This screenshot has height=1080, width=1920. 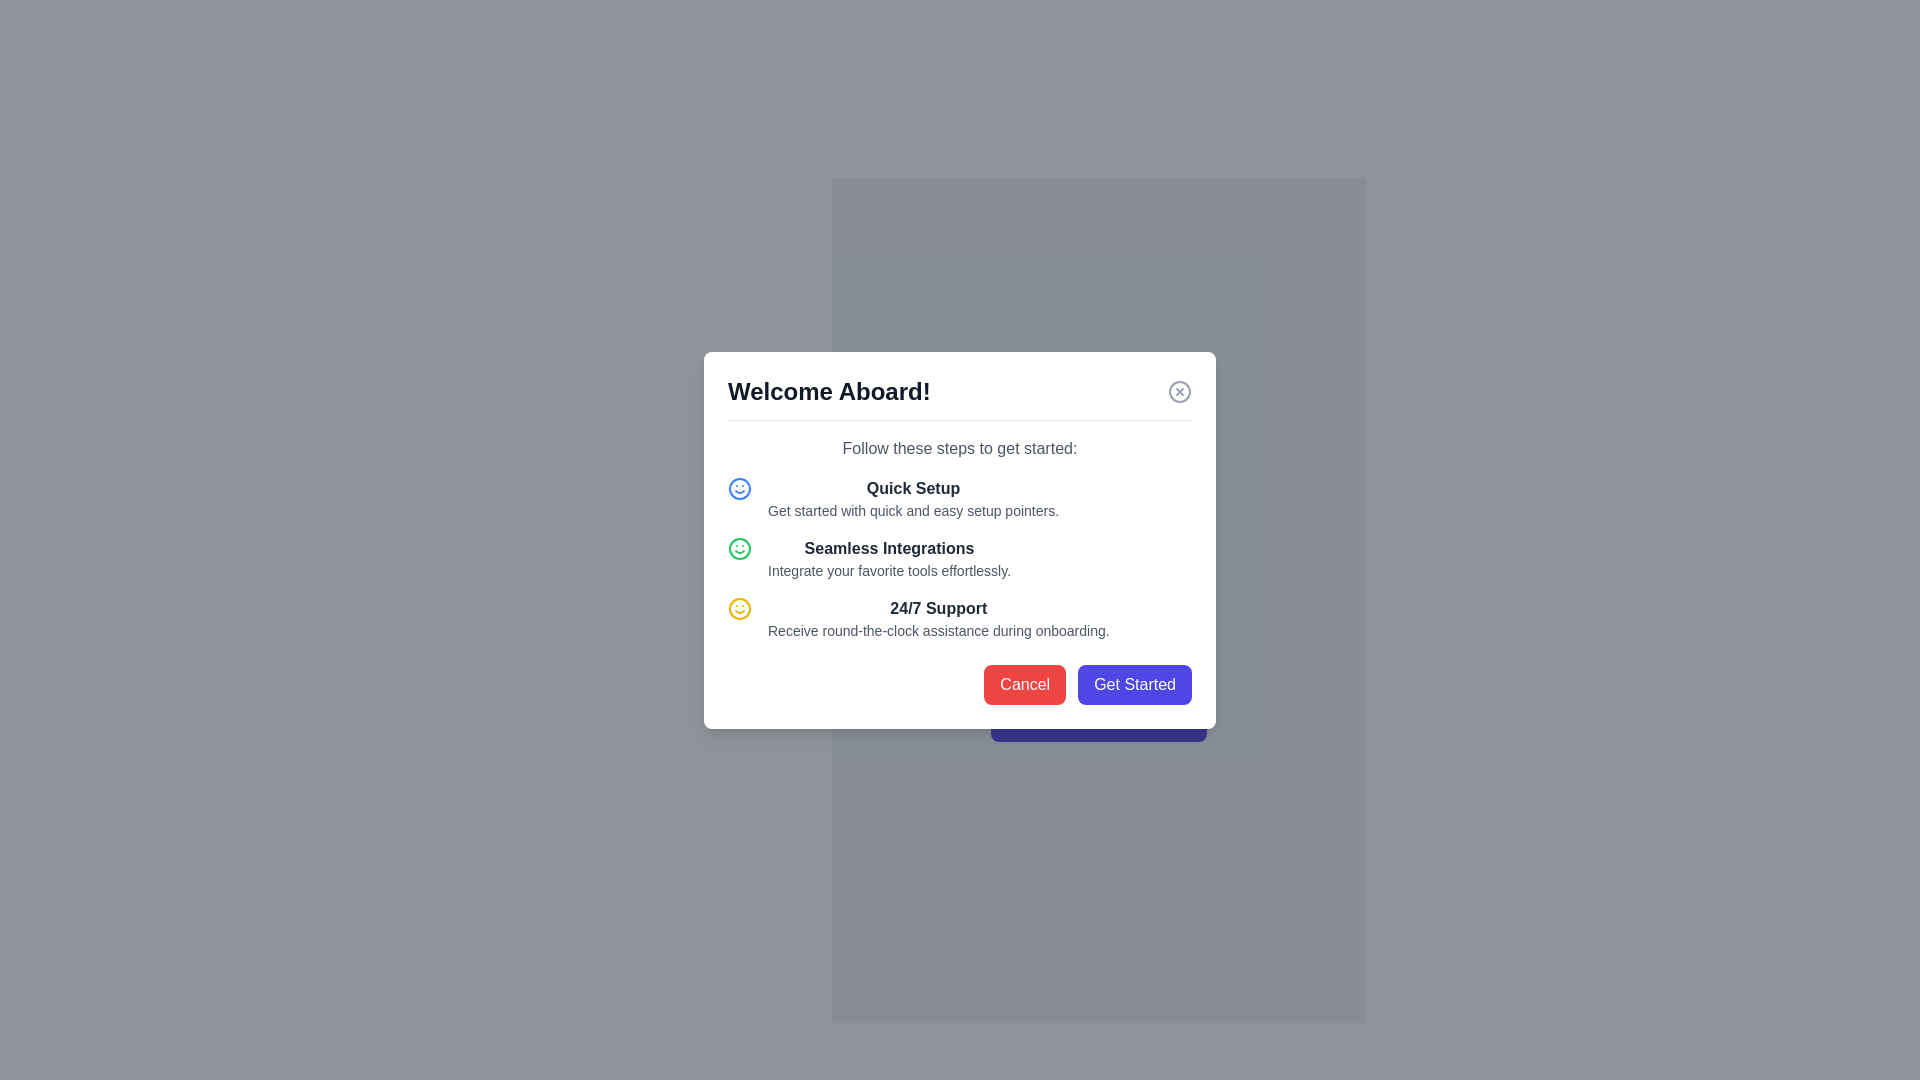 What do you see at coordinates (1180, 391) in the screenshot?
I see `the interactive close icon` at bounding box center [1180, 391].